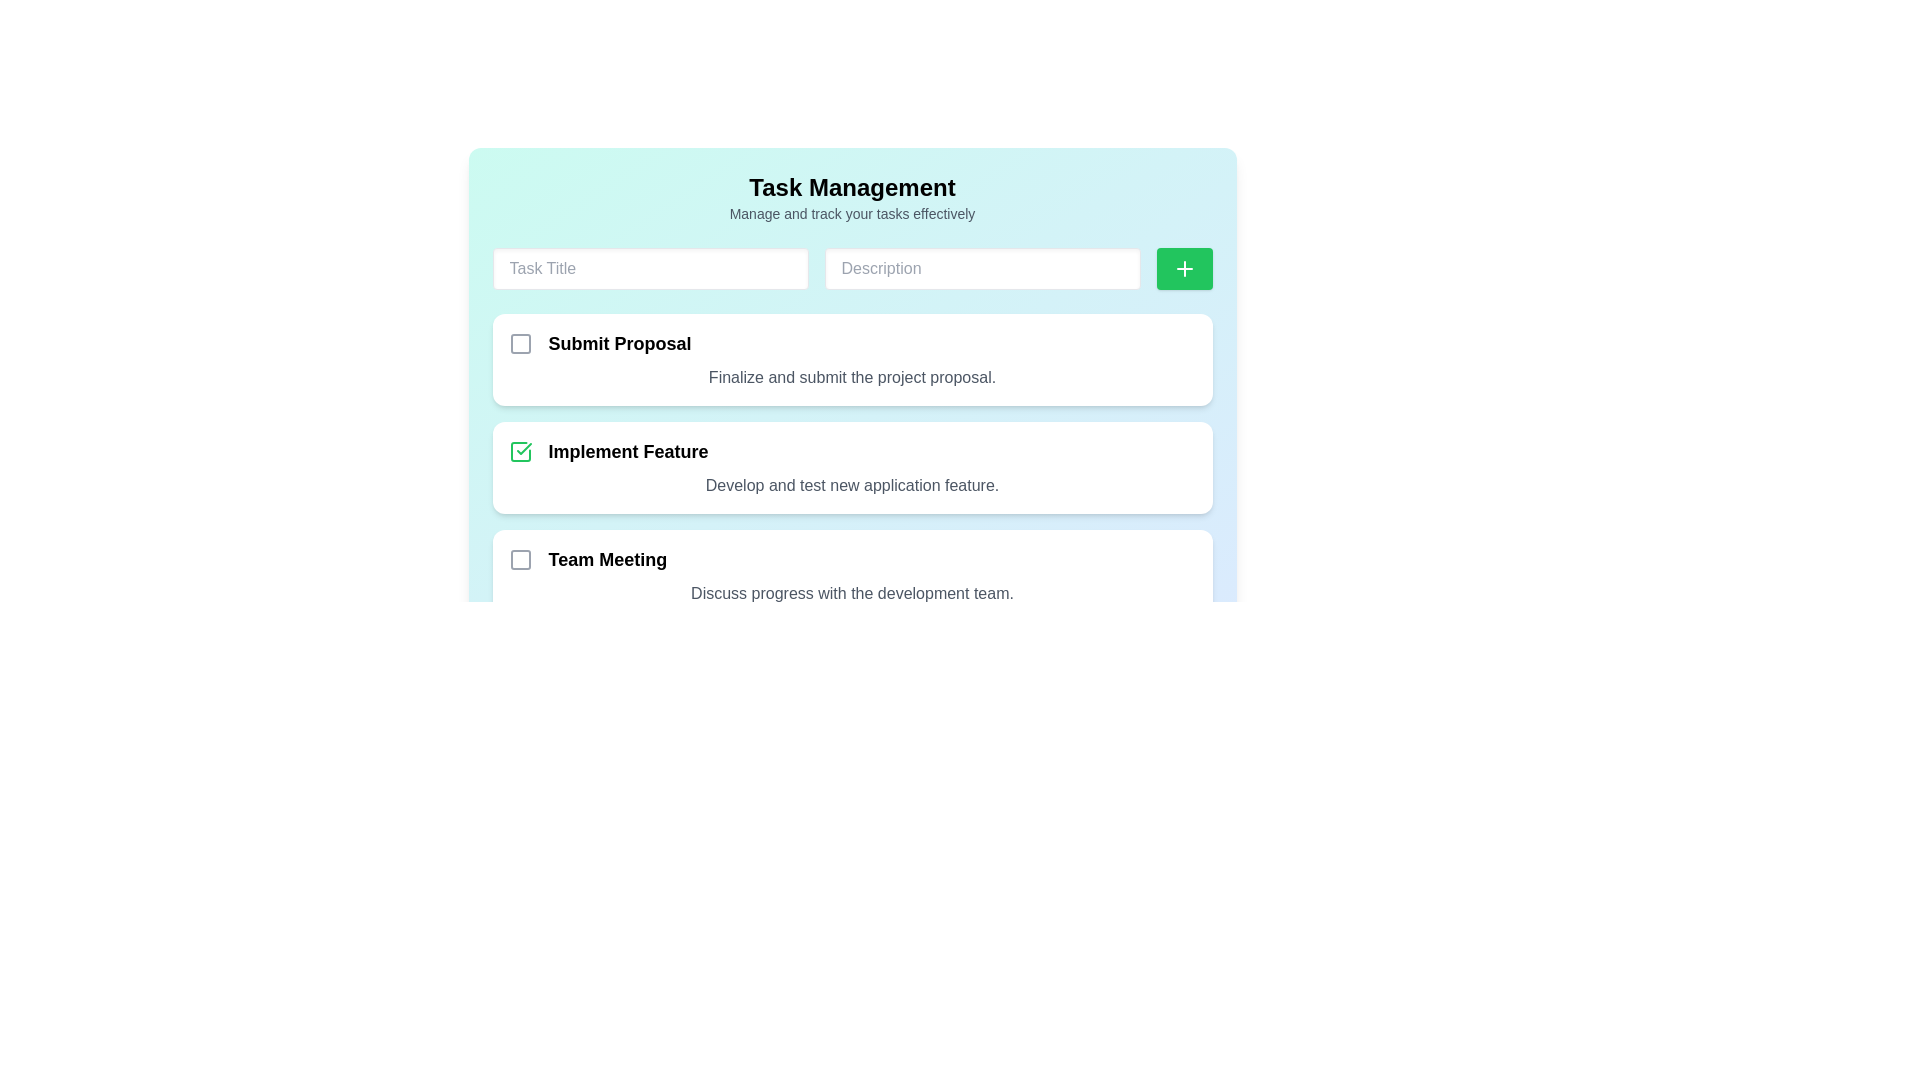 The image size is (1920, 1080). I want to click on the checkbox located to the left of the text 'Team Meeting' to check or uncheck it, so click(520, 559).